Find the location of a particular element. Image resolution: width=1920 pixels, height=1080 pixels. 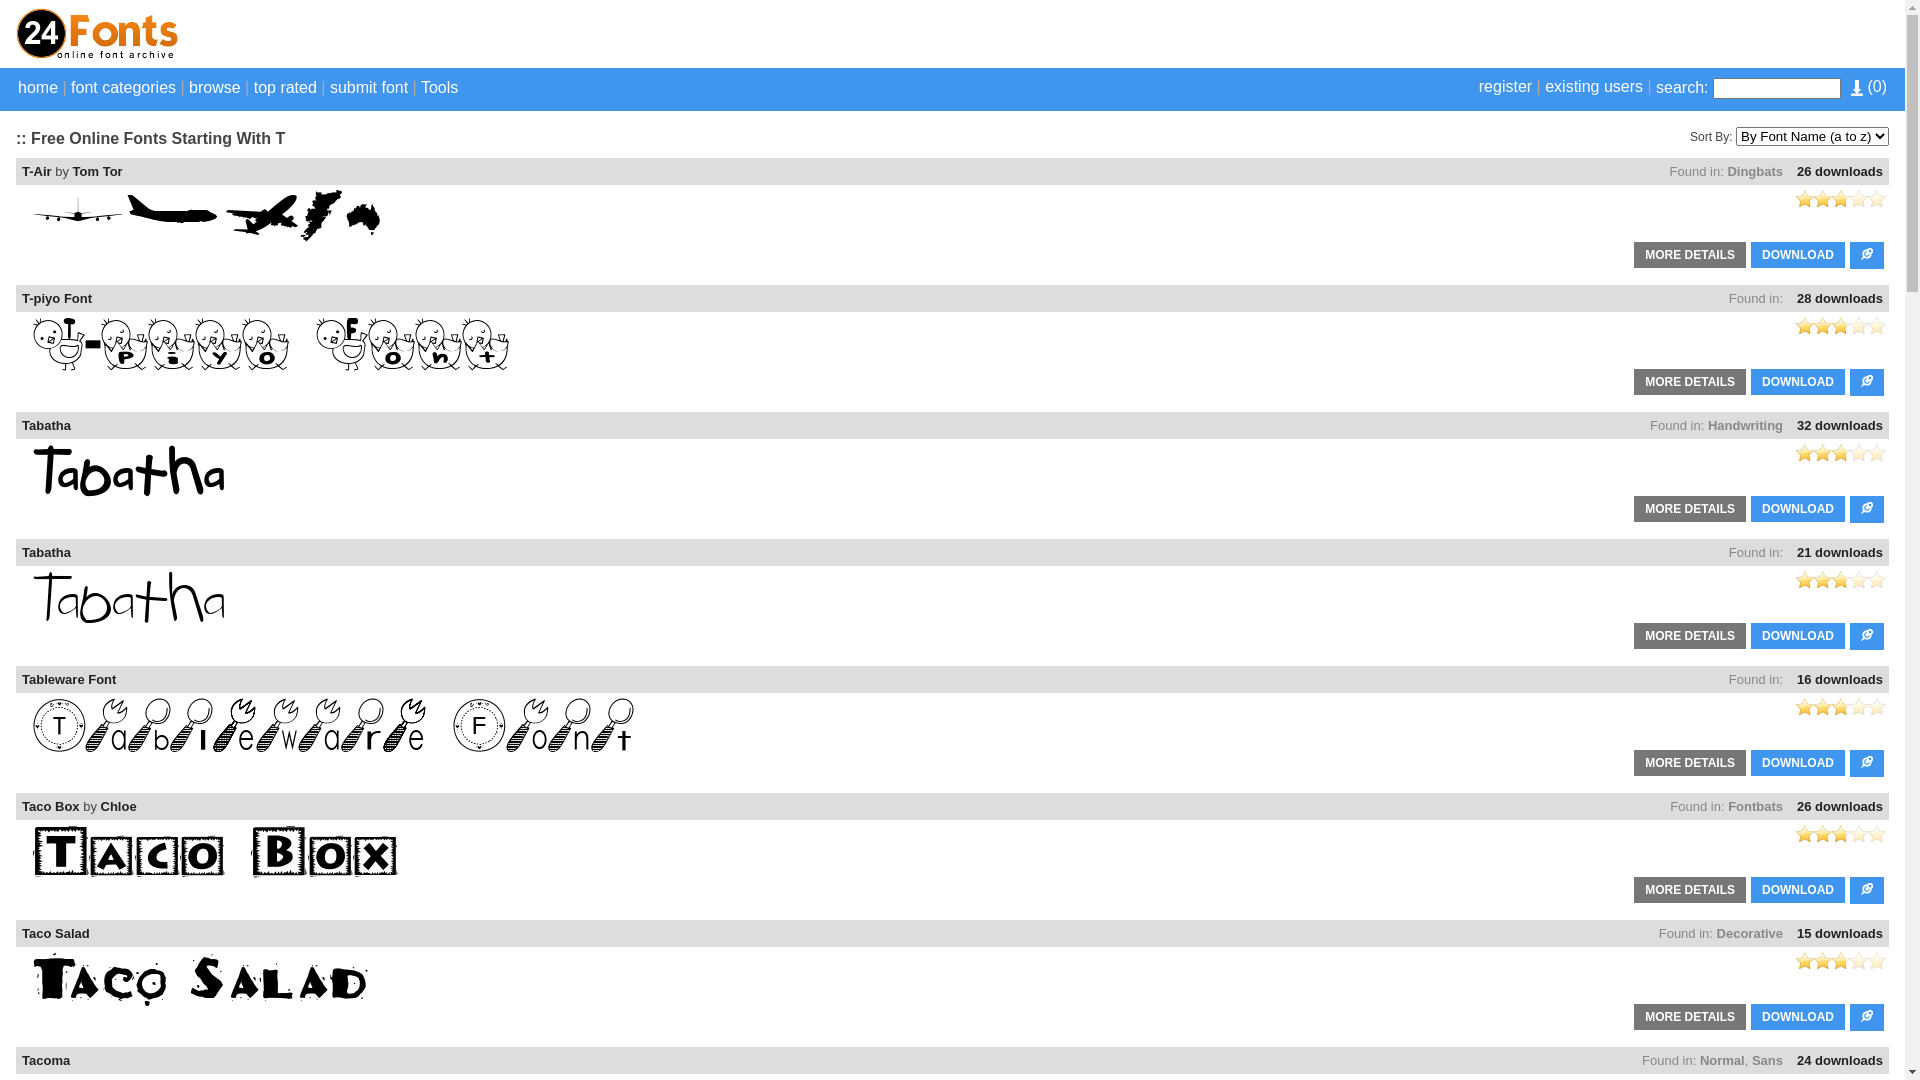

'26 downloads' is located at coordinates (1839, 170).